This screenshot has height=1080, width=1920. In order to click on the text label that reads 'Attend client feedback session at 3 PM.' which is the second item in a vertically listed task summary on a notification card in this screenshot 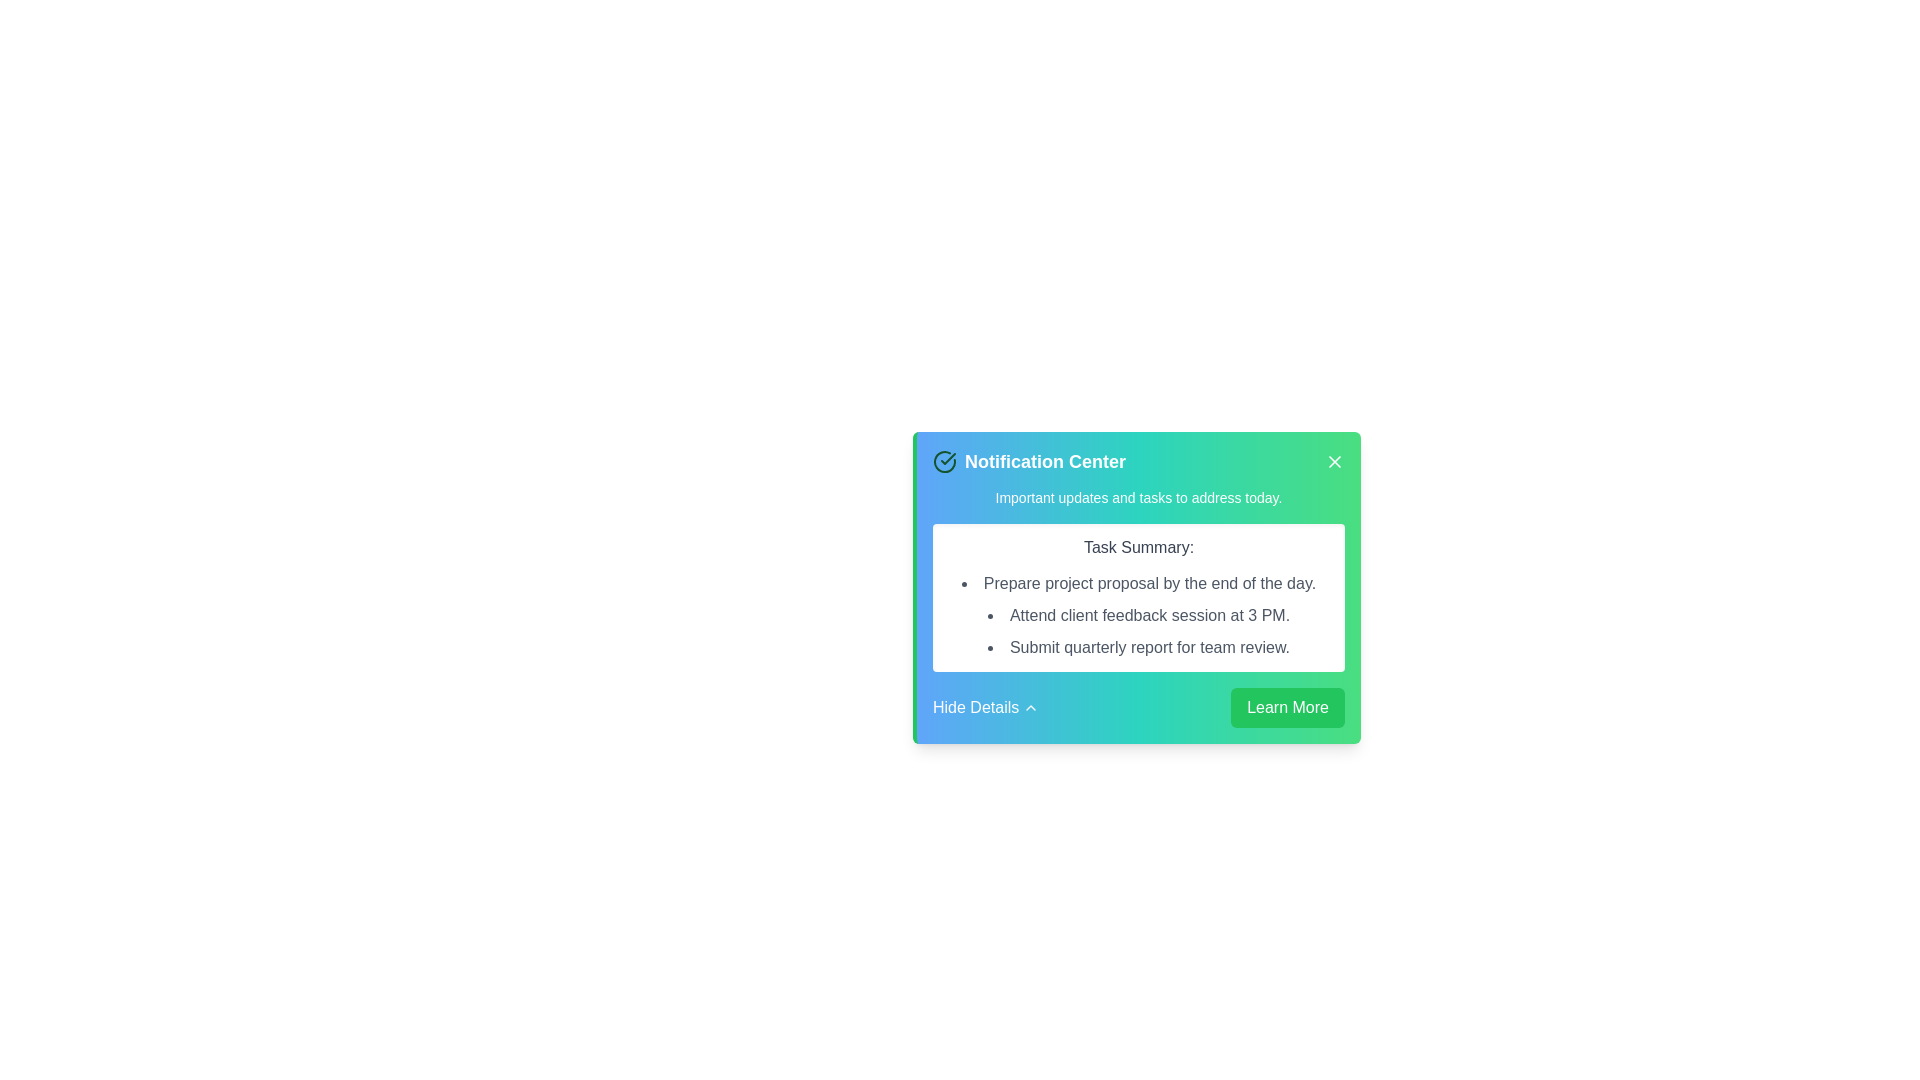, I will do `click(1138, 615)`.